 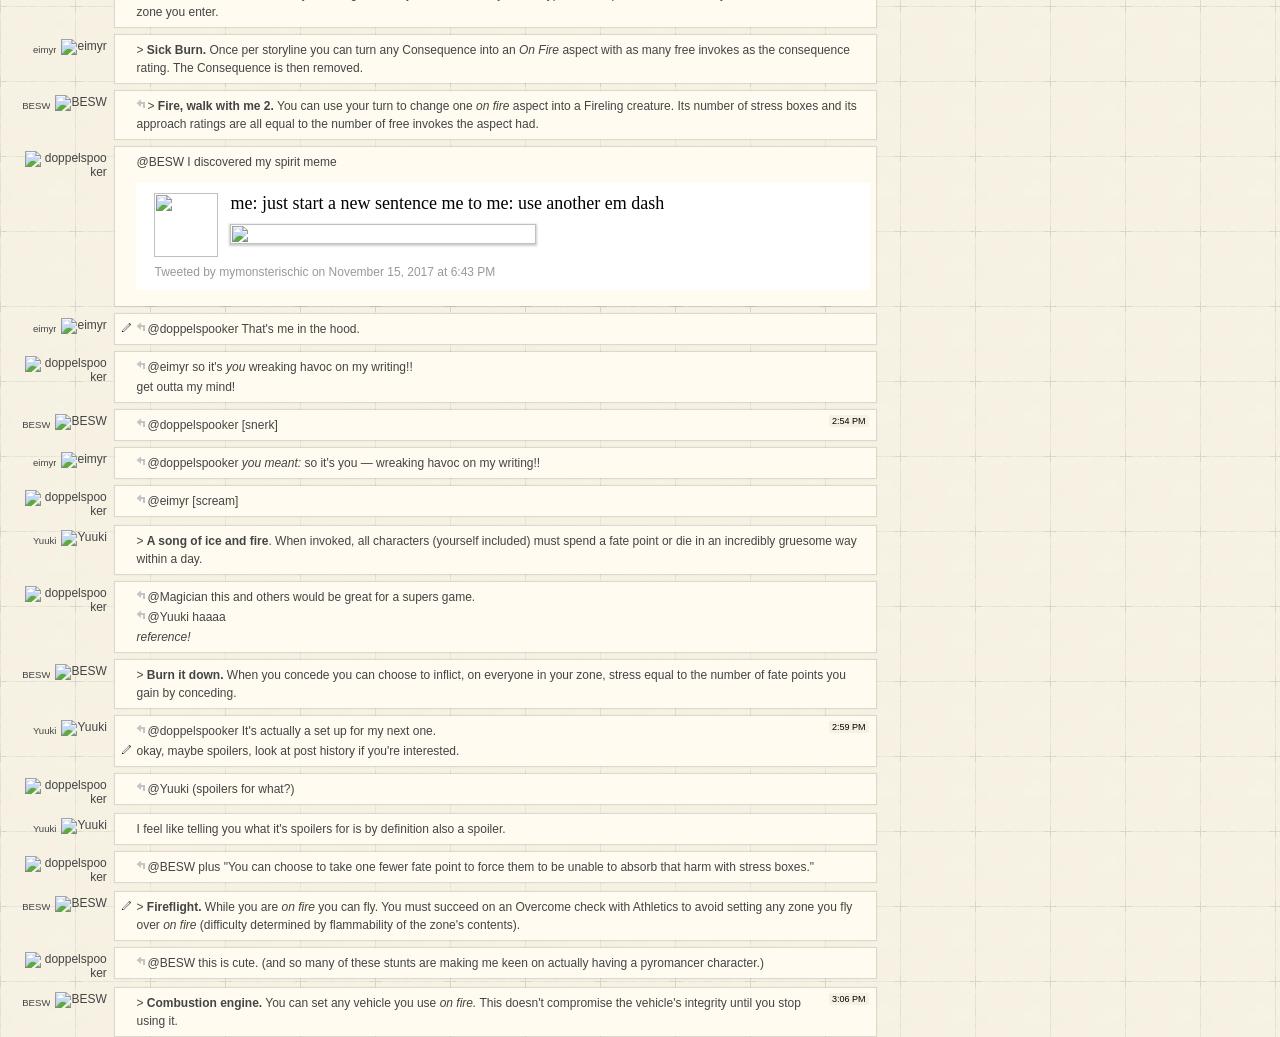 I want to click on '@BESW plus "You can choose to take one fewer fate point to force them to be unable to absorb that harm with stress boxes."', so click(x=145, y=867).